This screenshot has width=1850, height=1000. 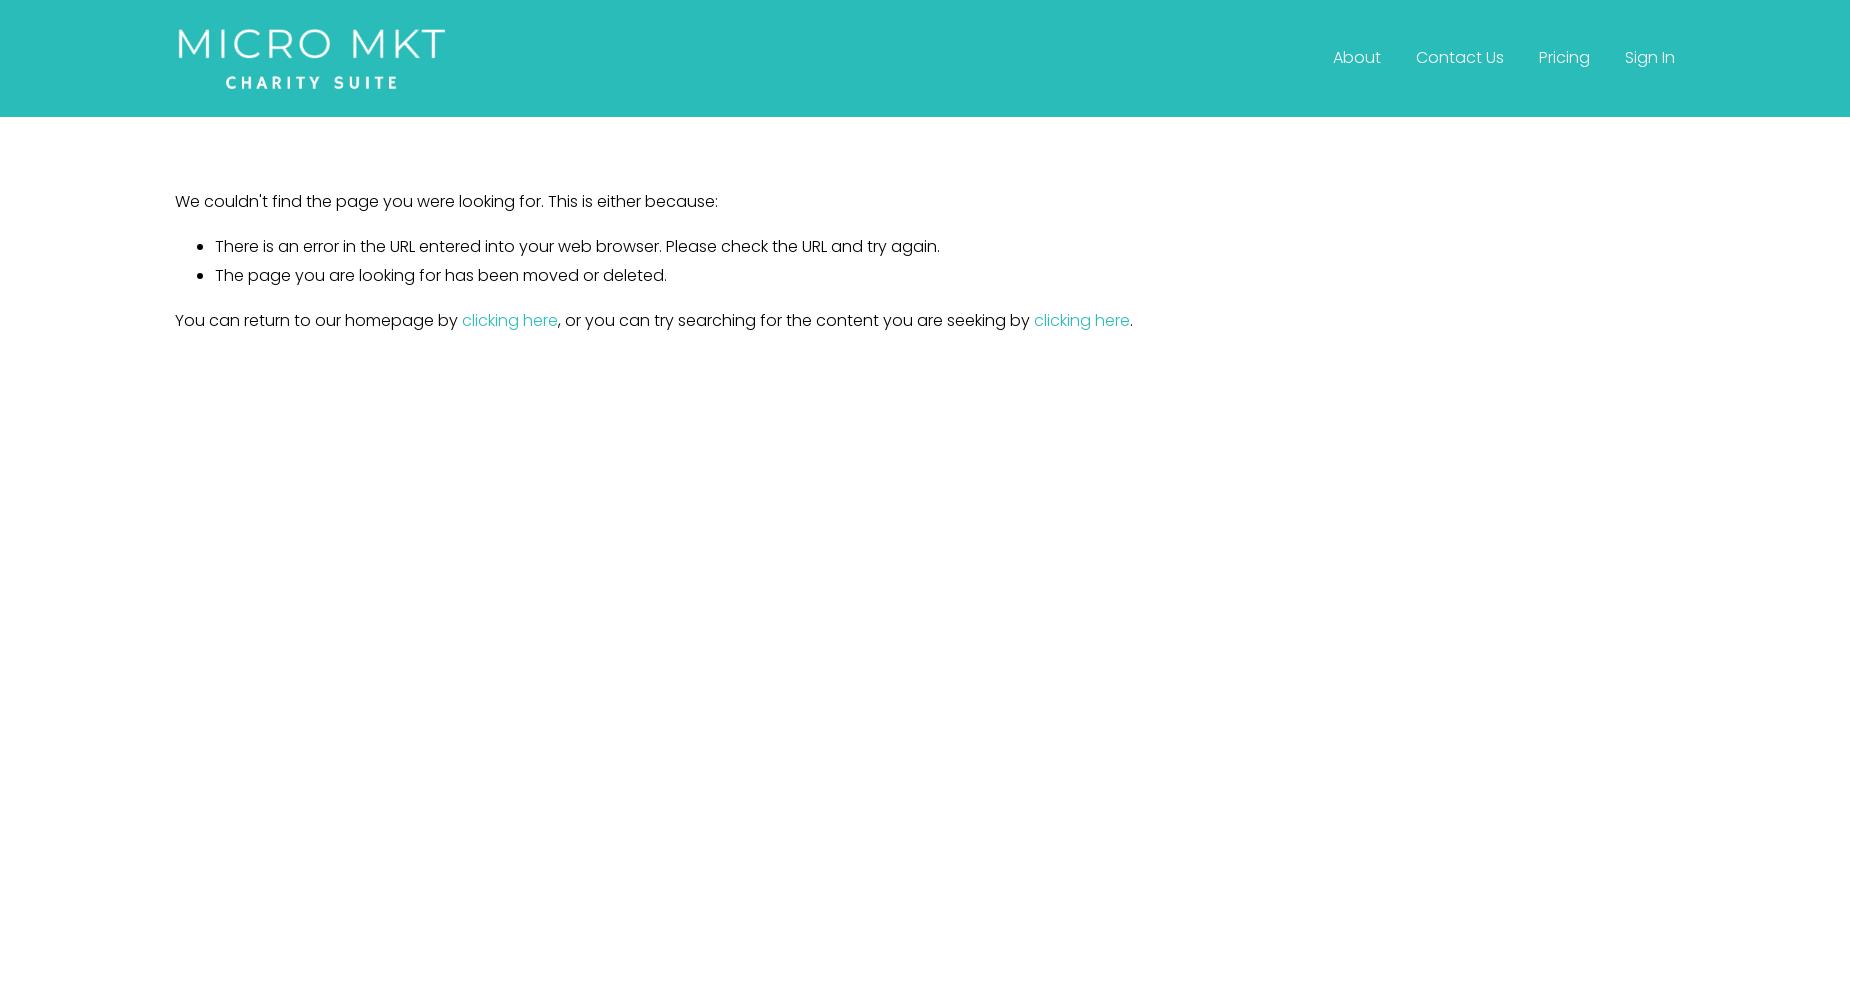 I want to click on 'We couldn't find the page you were looking for. This is either because:', so click(x=445, y=200).